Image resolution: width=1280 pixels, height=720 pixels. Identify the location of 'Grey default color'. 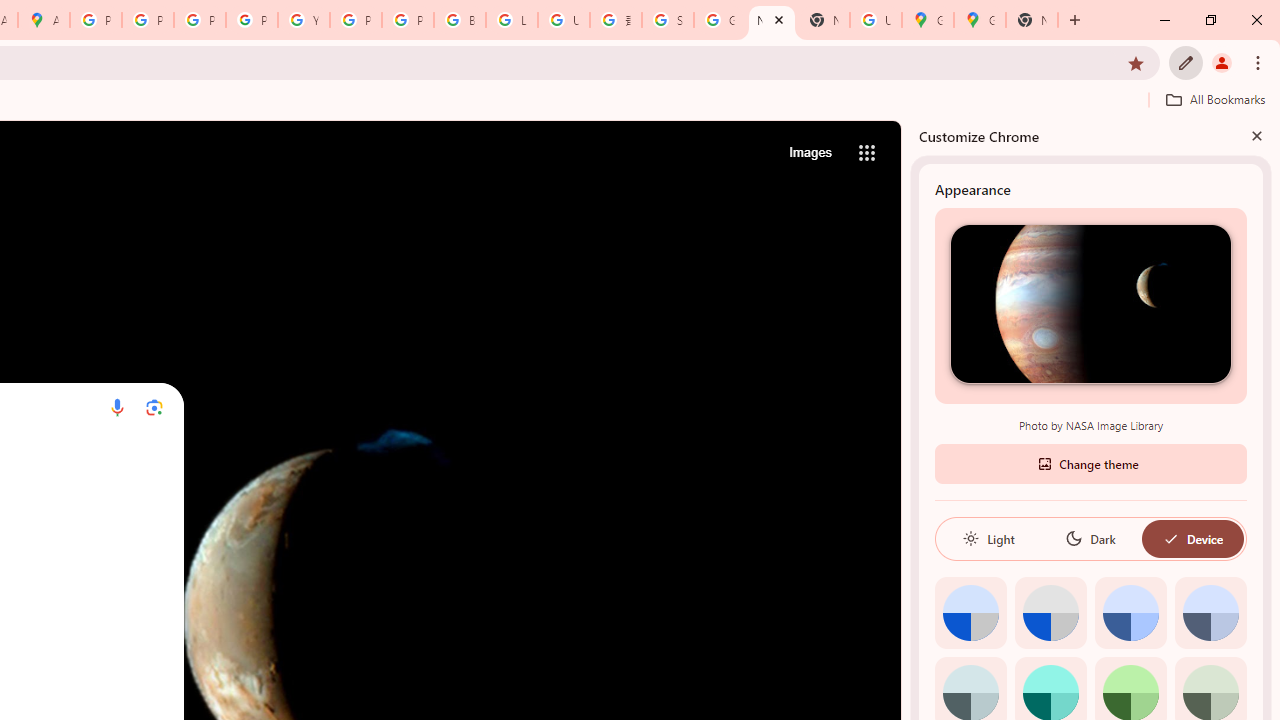
(1049, 611).